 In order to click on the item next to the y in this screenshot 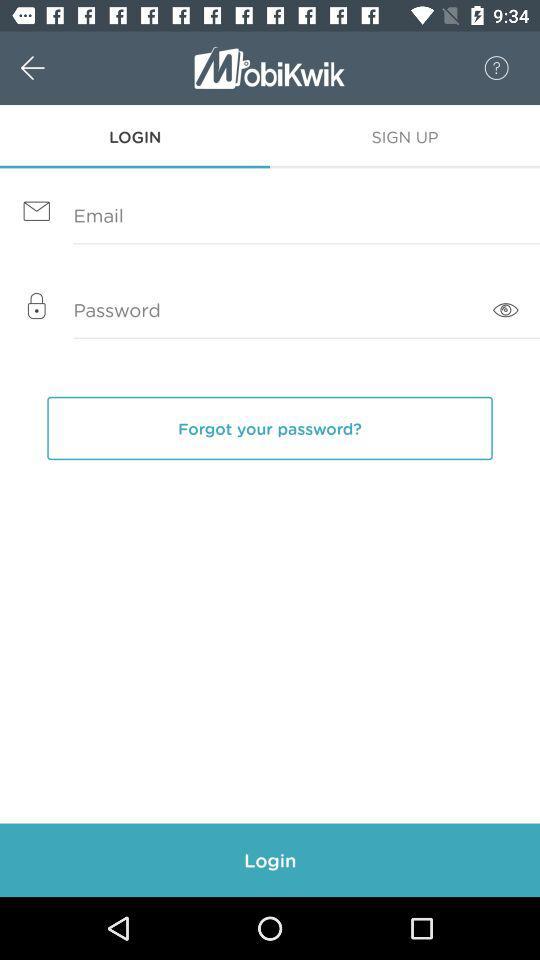, I will do `click(504, 310)`.